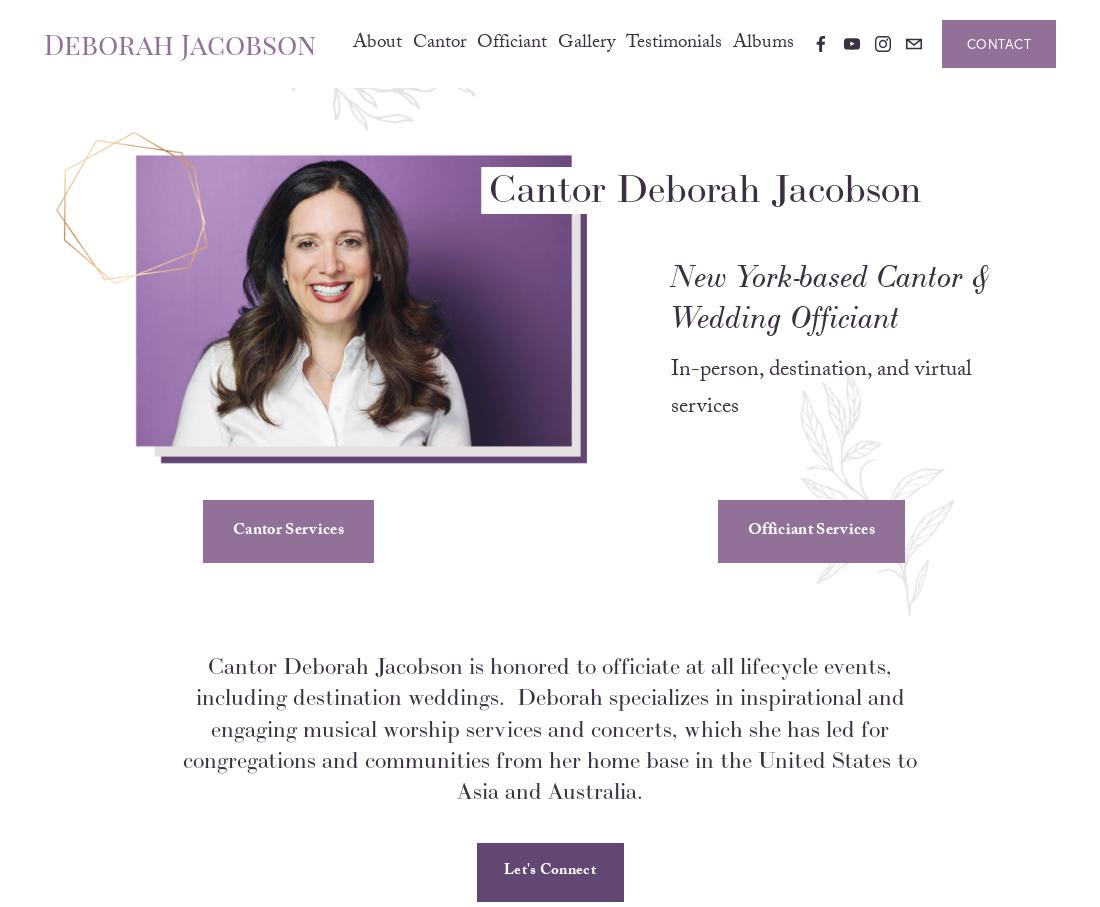 Image resolution: width=1100 pixels, height=907 pixels. What do you see at coordinates (182, 754) in the screenshot?
I see `'Cantor Deborah Jacobson is honored to officiate at all lifecycle events, including destination weddings.  Deborah specializes in inspirational and engaging musical worship services and concerts, which she has led for congregations and communities from her home base in the United States to Asia and Australia.'` at bounding box center [182, 754].